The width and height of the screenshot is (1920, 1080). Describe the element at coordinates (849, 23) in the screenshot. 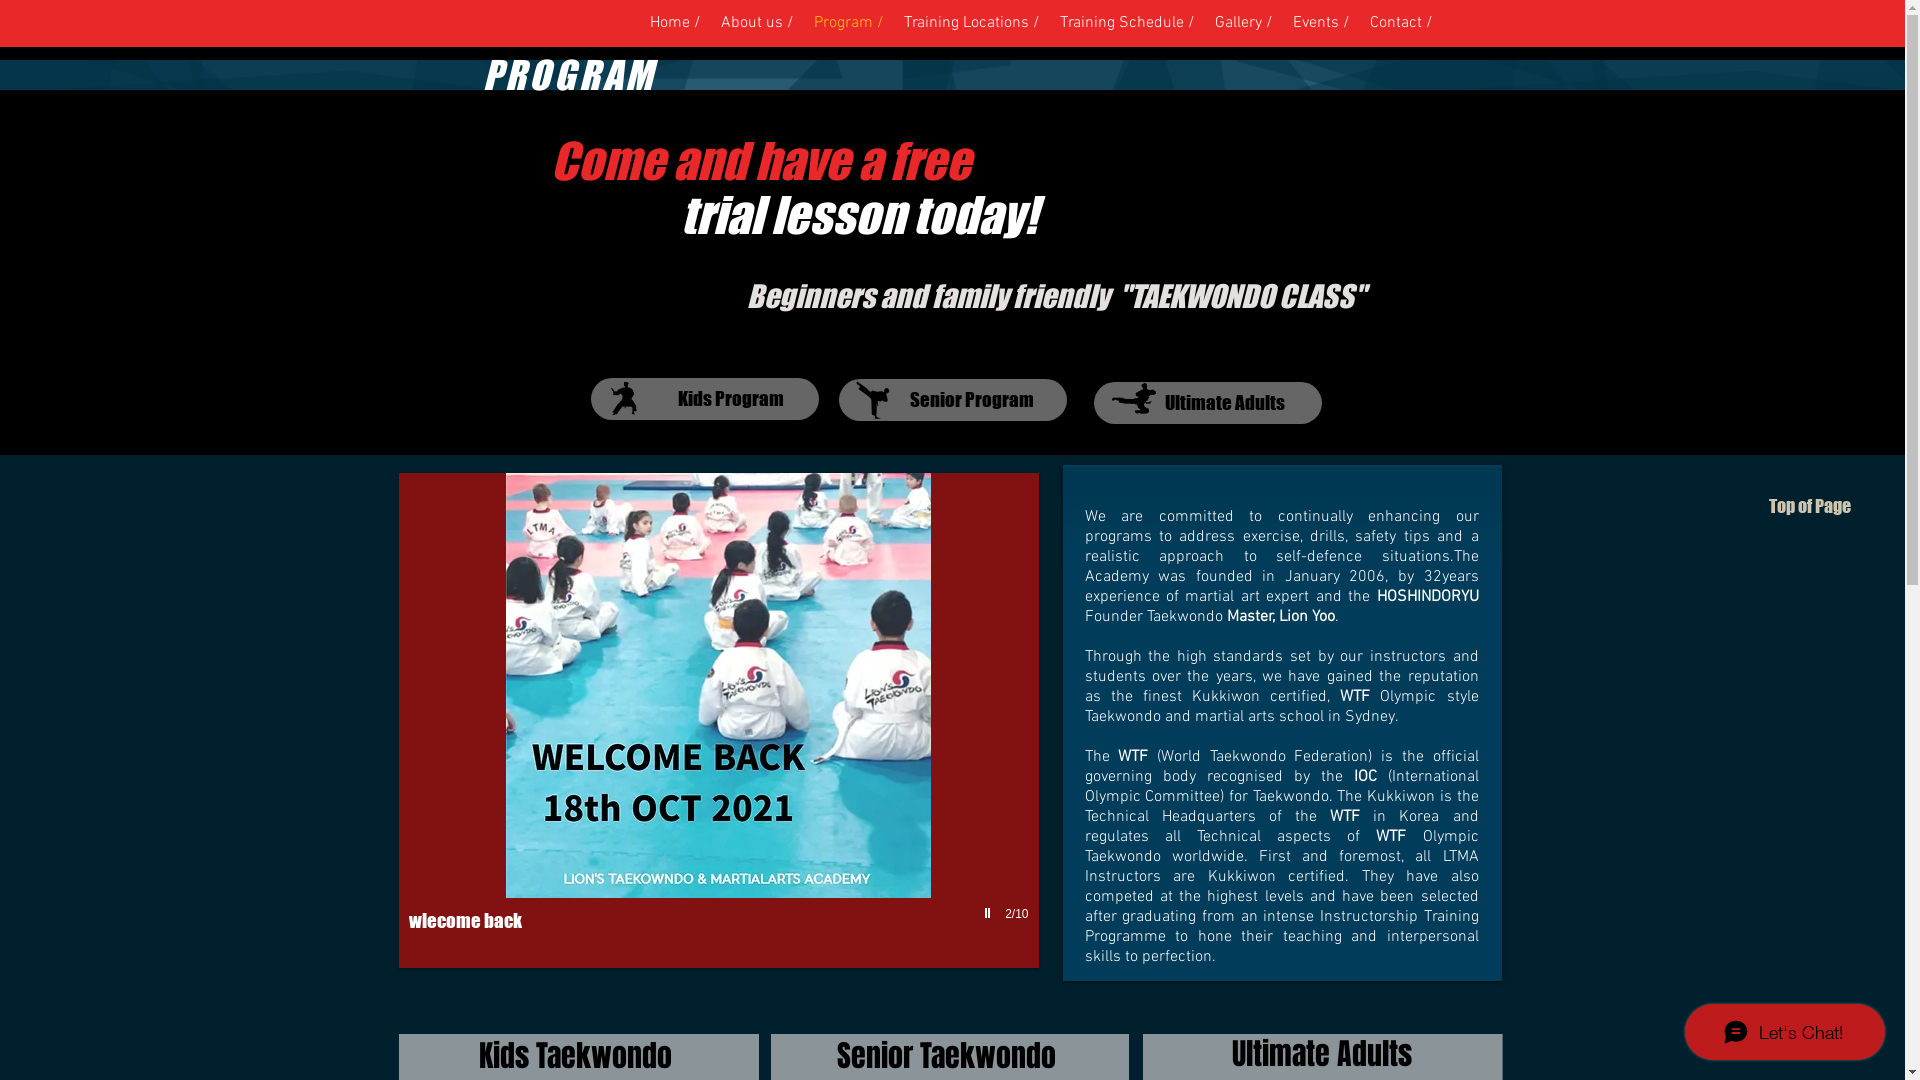

I see `'Program /'` at that location.